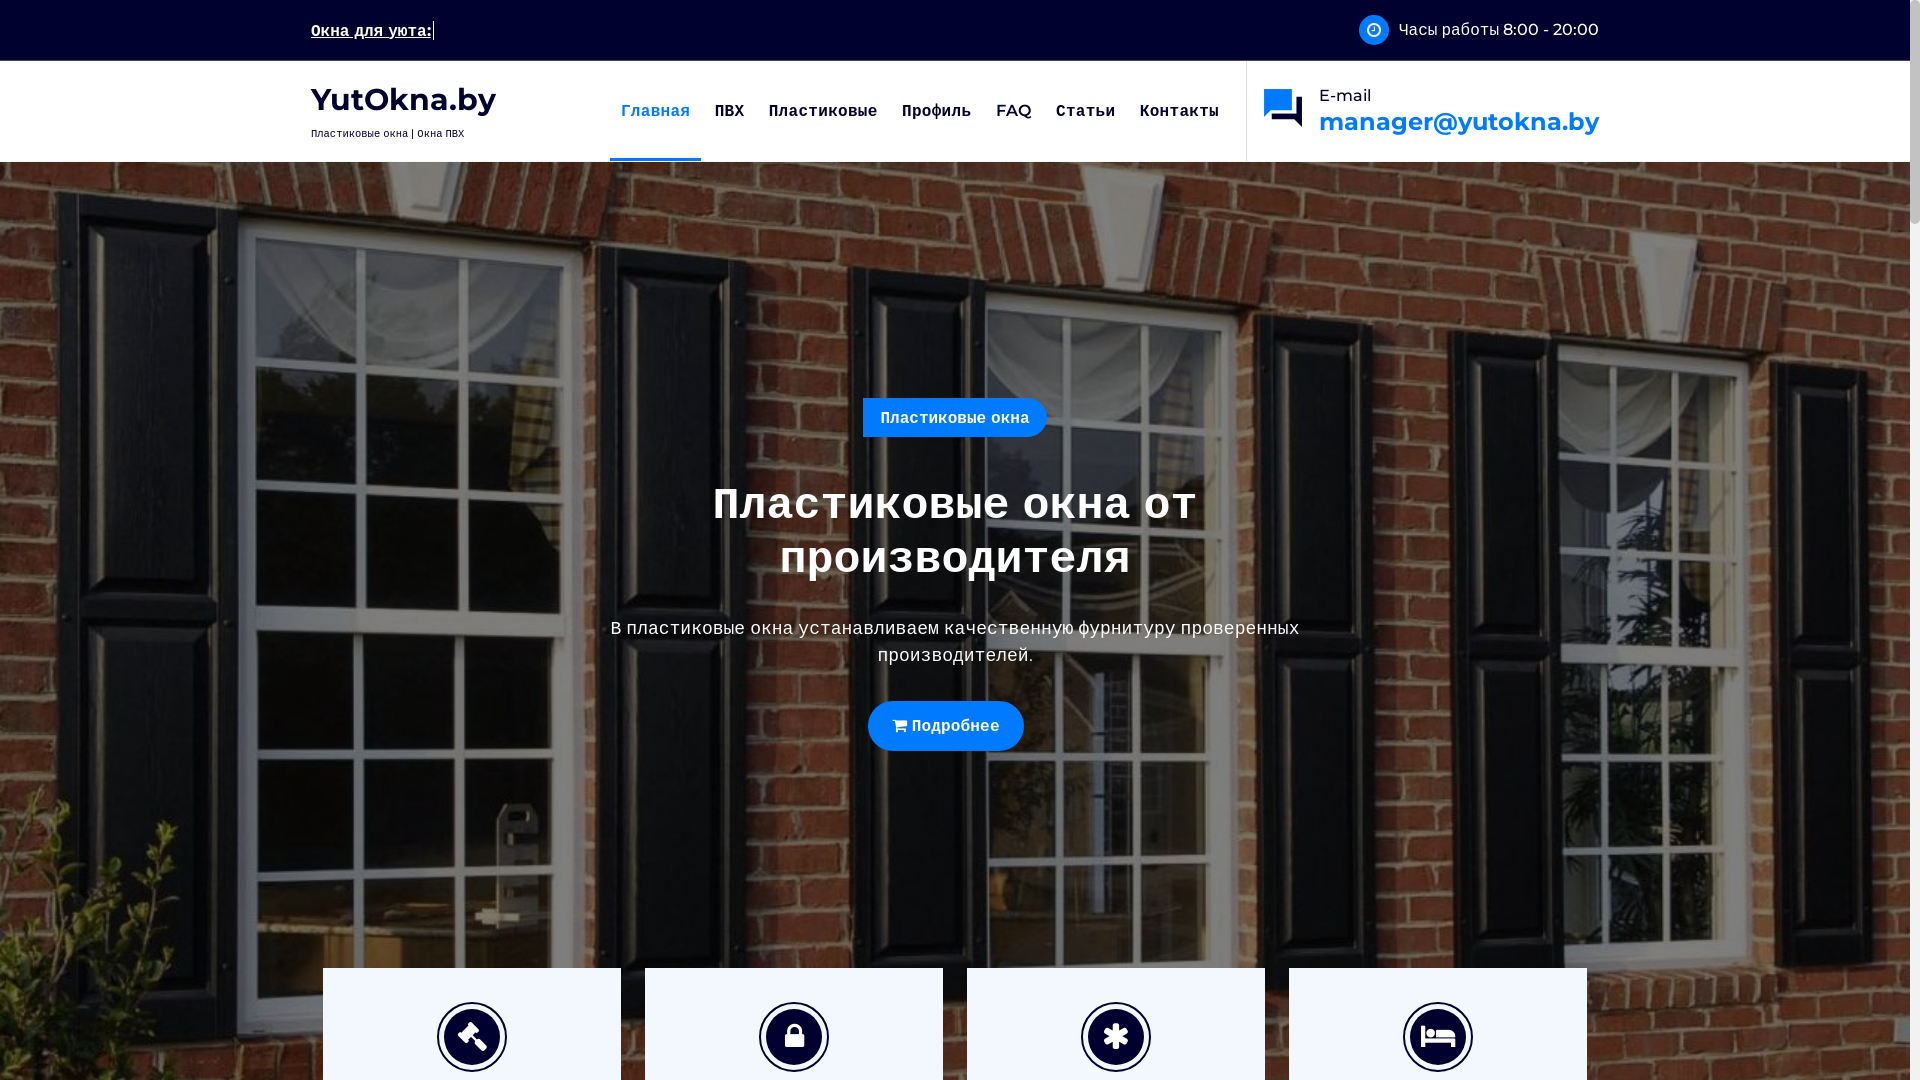 Image resolution: width=1920 pixels, height=1080 pixels. What do you see at coordinates (1013, 111) in the screenshot?
I see `'FAQ'` at bounding box center [1013, 111].